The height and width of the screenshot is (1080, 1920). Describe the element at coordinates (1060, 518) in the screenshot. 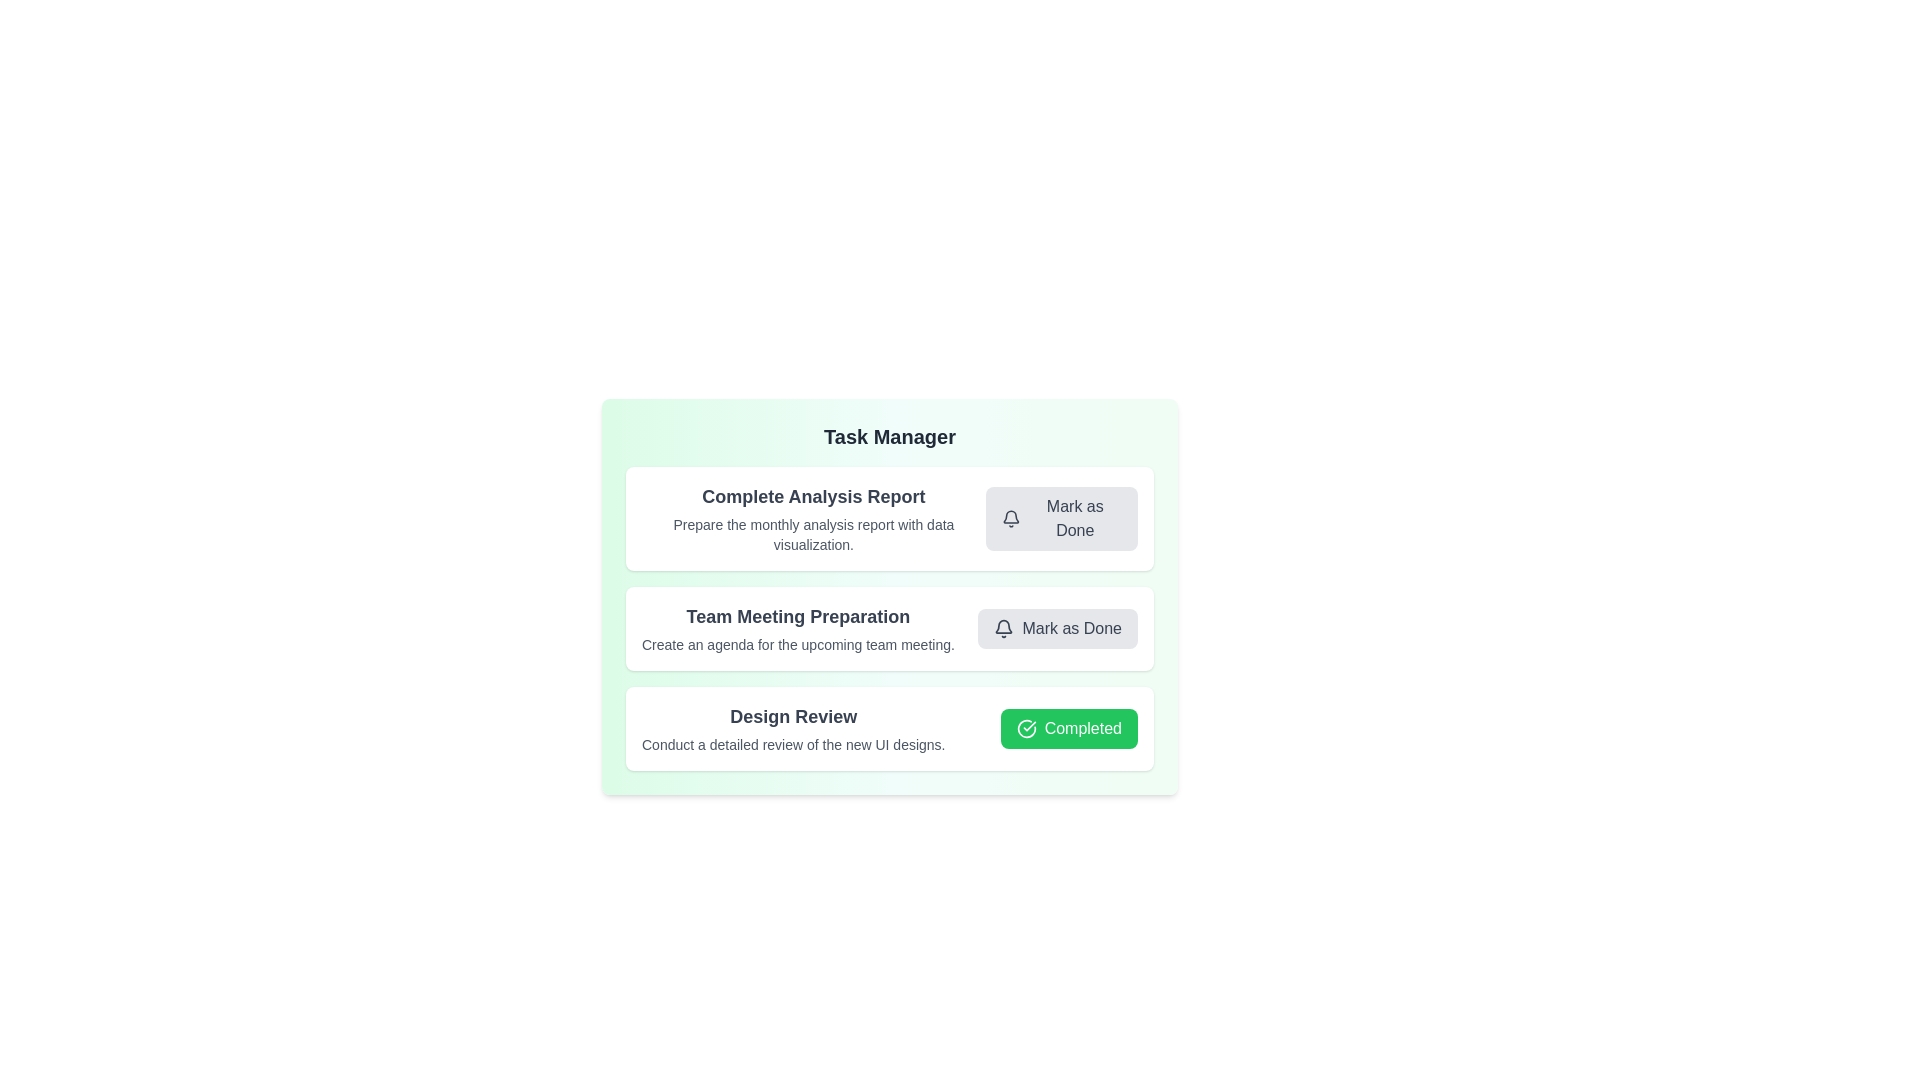

I see `button to toggle the completion status of the task titled 'Complete Analysis Report'` at that location.